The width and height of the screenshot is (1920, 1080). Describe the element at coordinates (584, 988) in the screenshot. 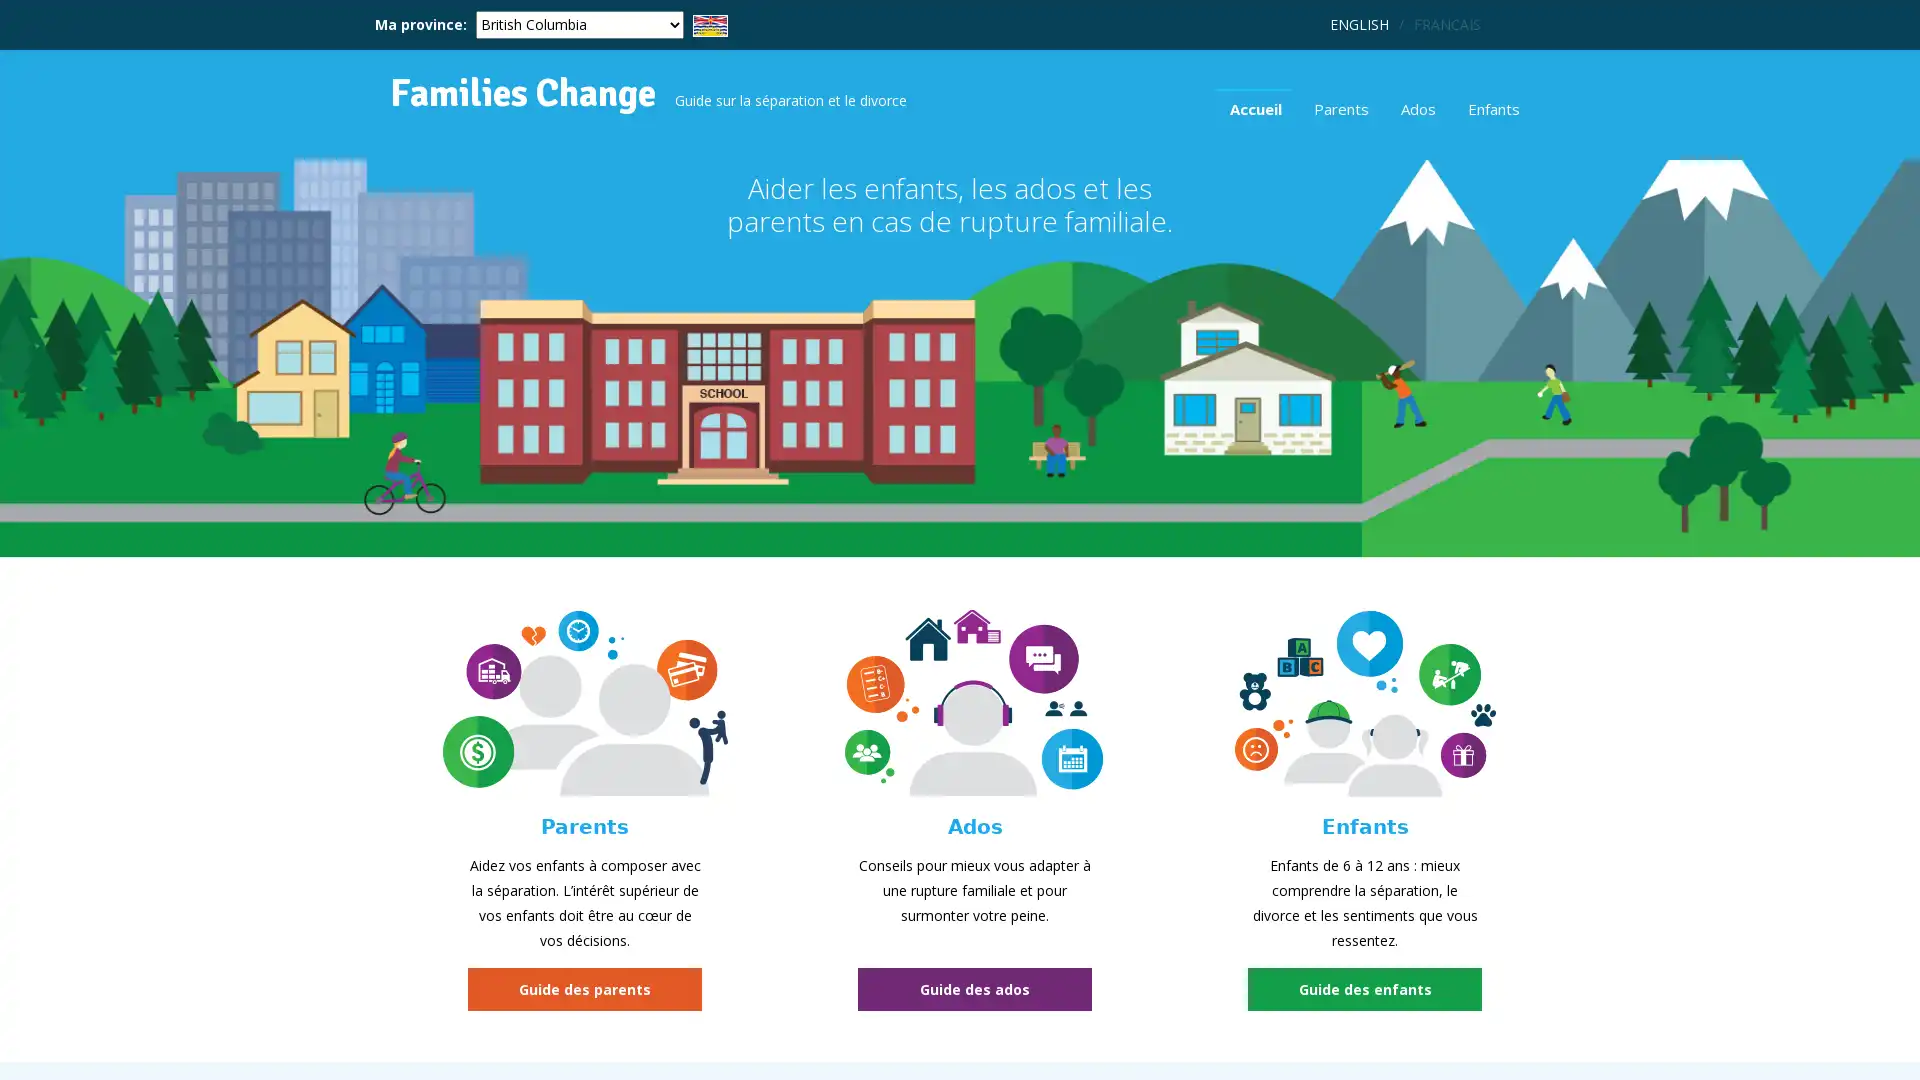

I see `Guide des parents` at that location.